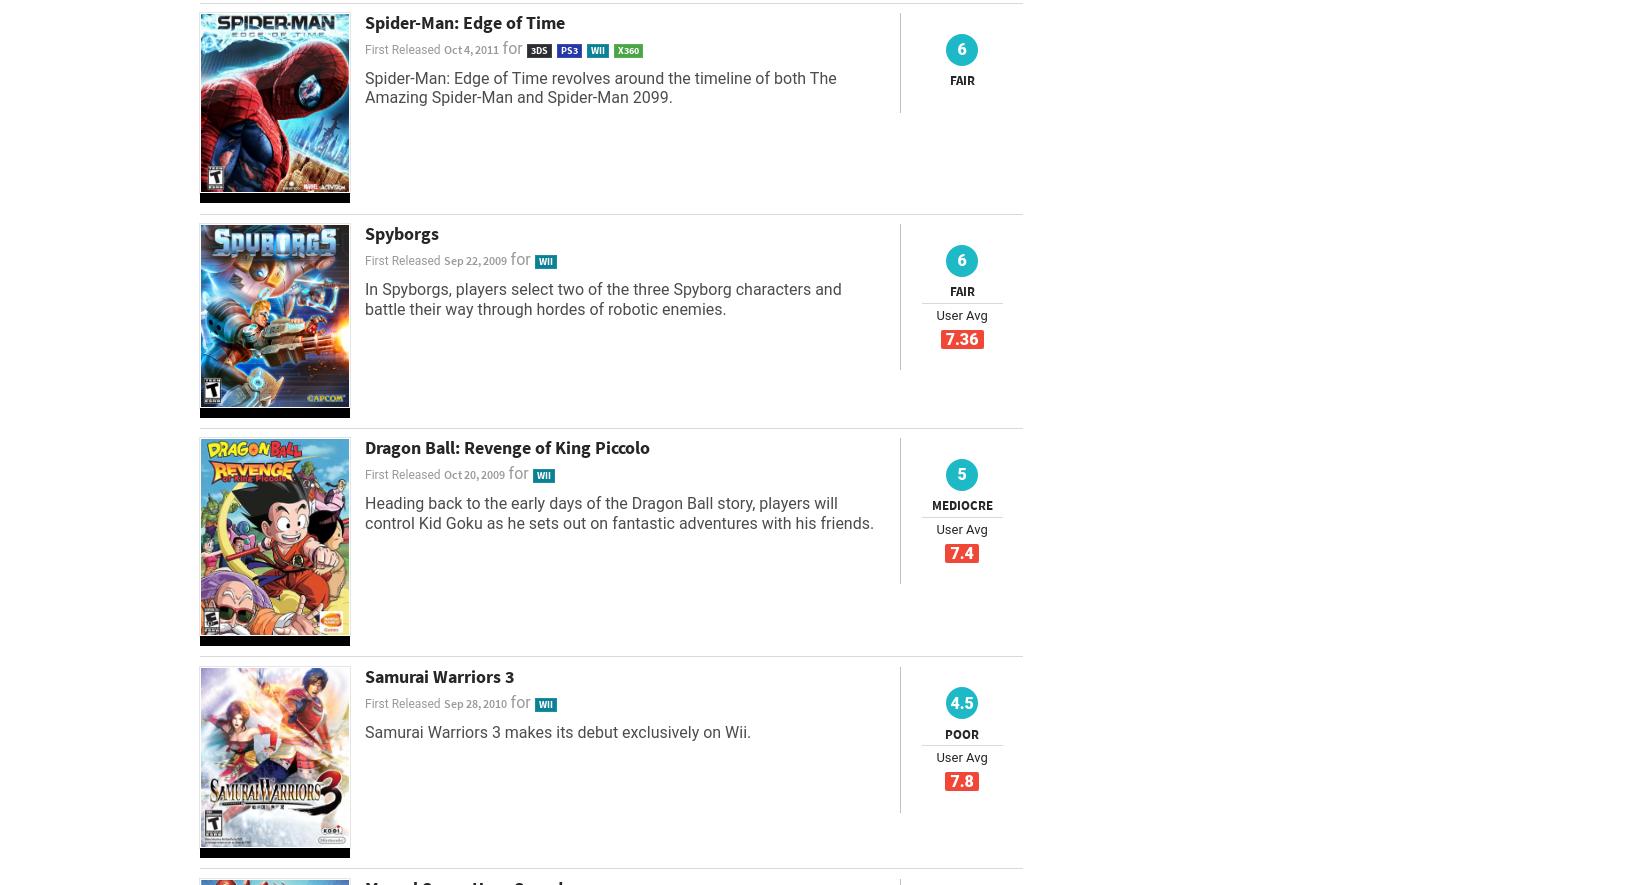  Describe the element at coordinates (506, 446) in the screenshot. I see `'Dragon Ball: Revenge of King Piccolo'` at that location.